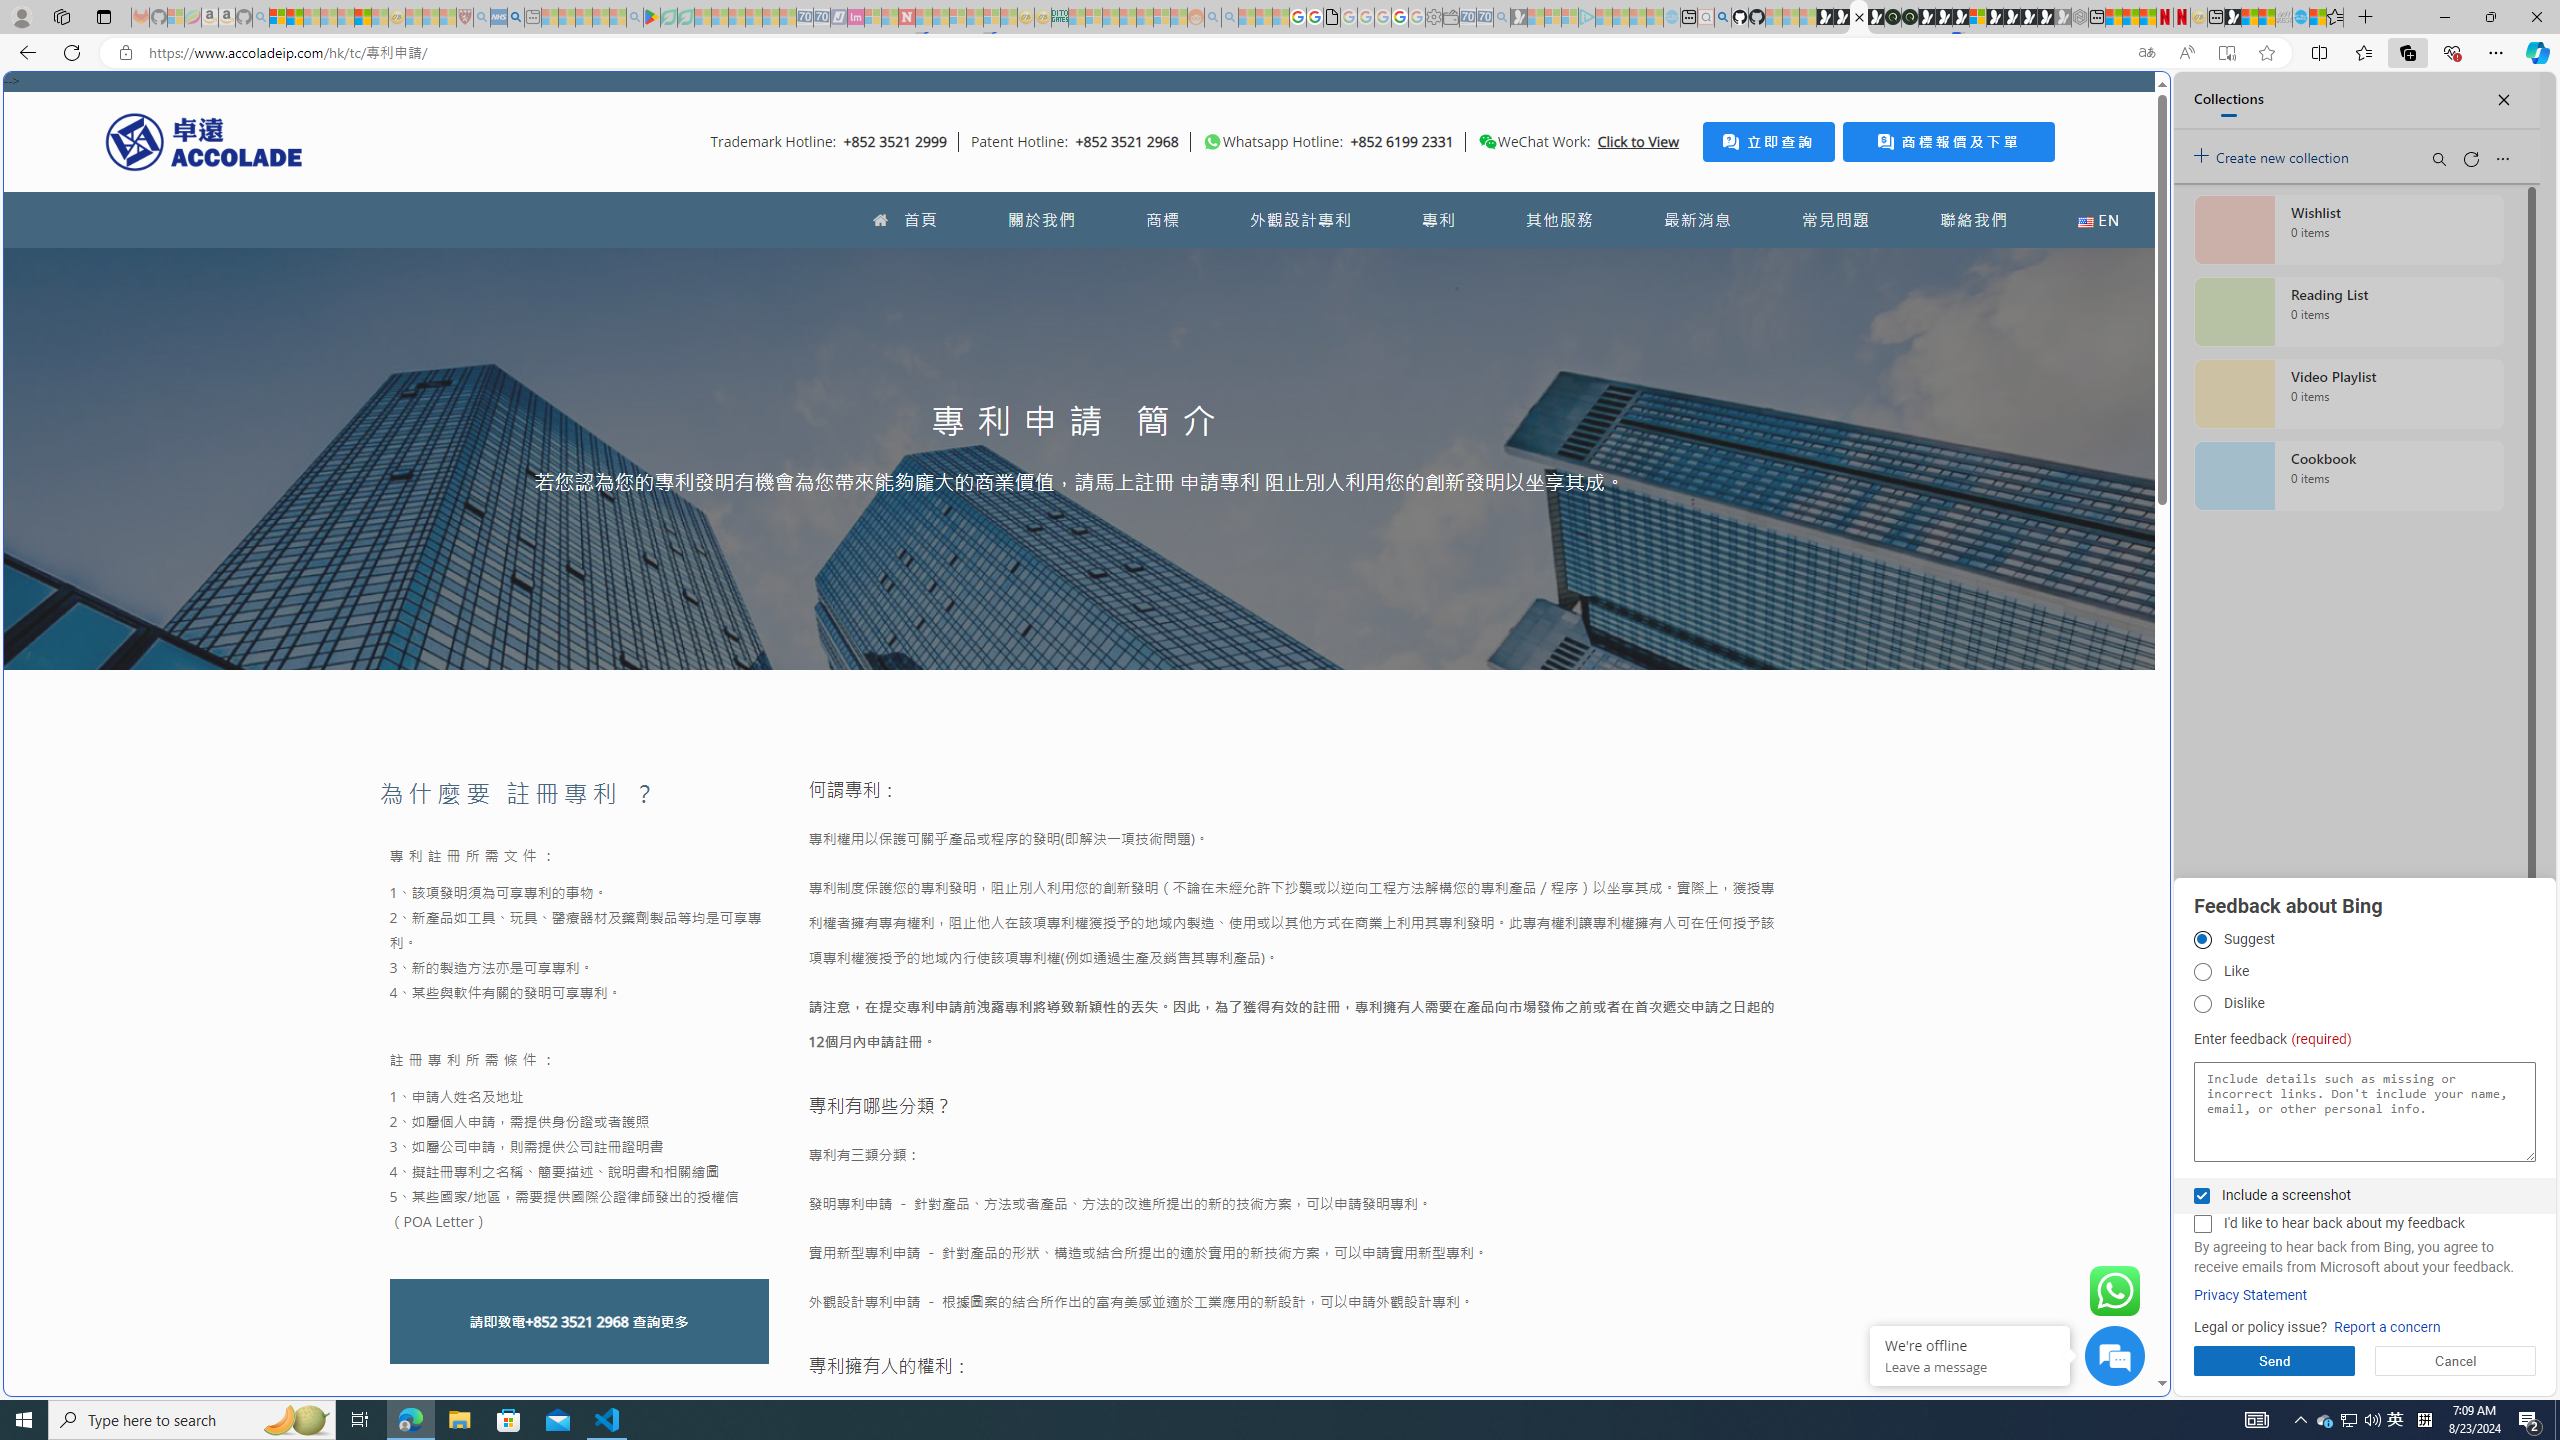  I want to click on 'Class: desktop', so click(1487, 141).